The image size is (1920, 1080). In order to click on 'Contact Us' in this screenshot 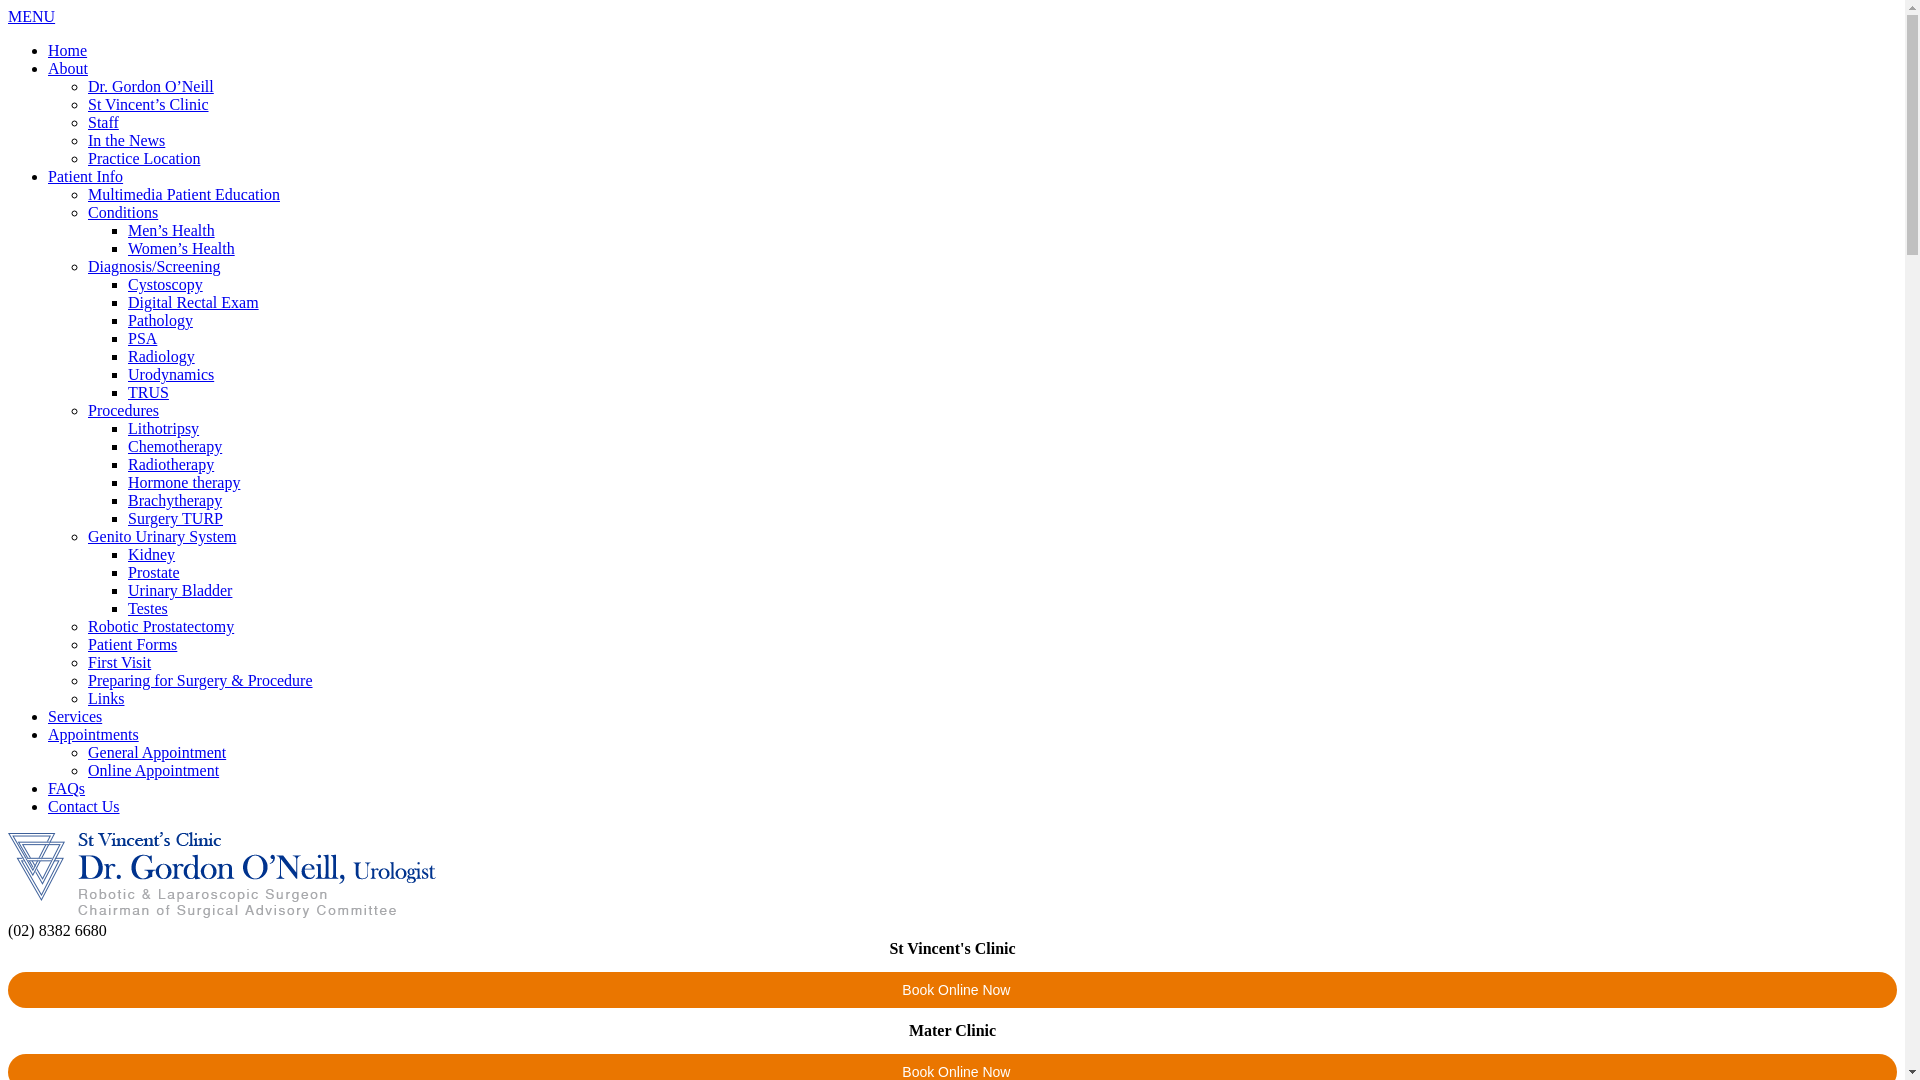, I will do `click(82, 805)`.